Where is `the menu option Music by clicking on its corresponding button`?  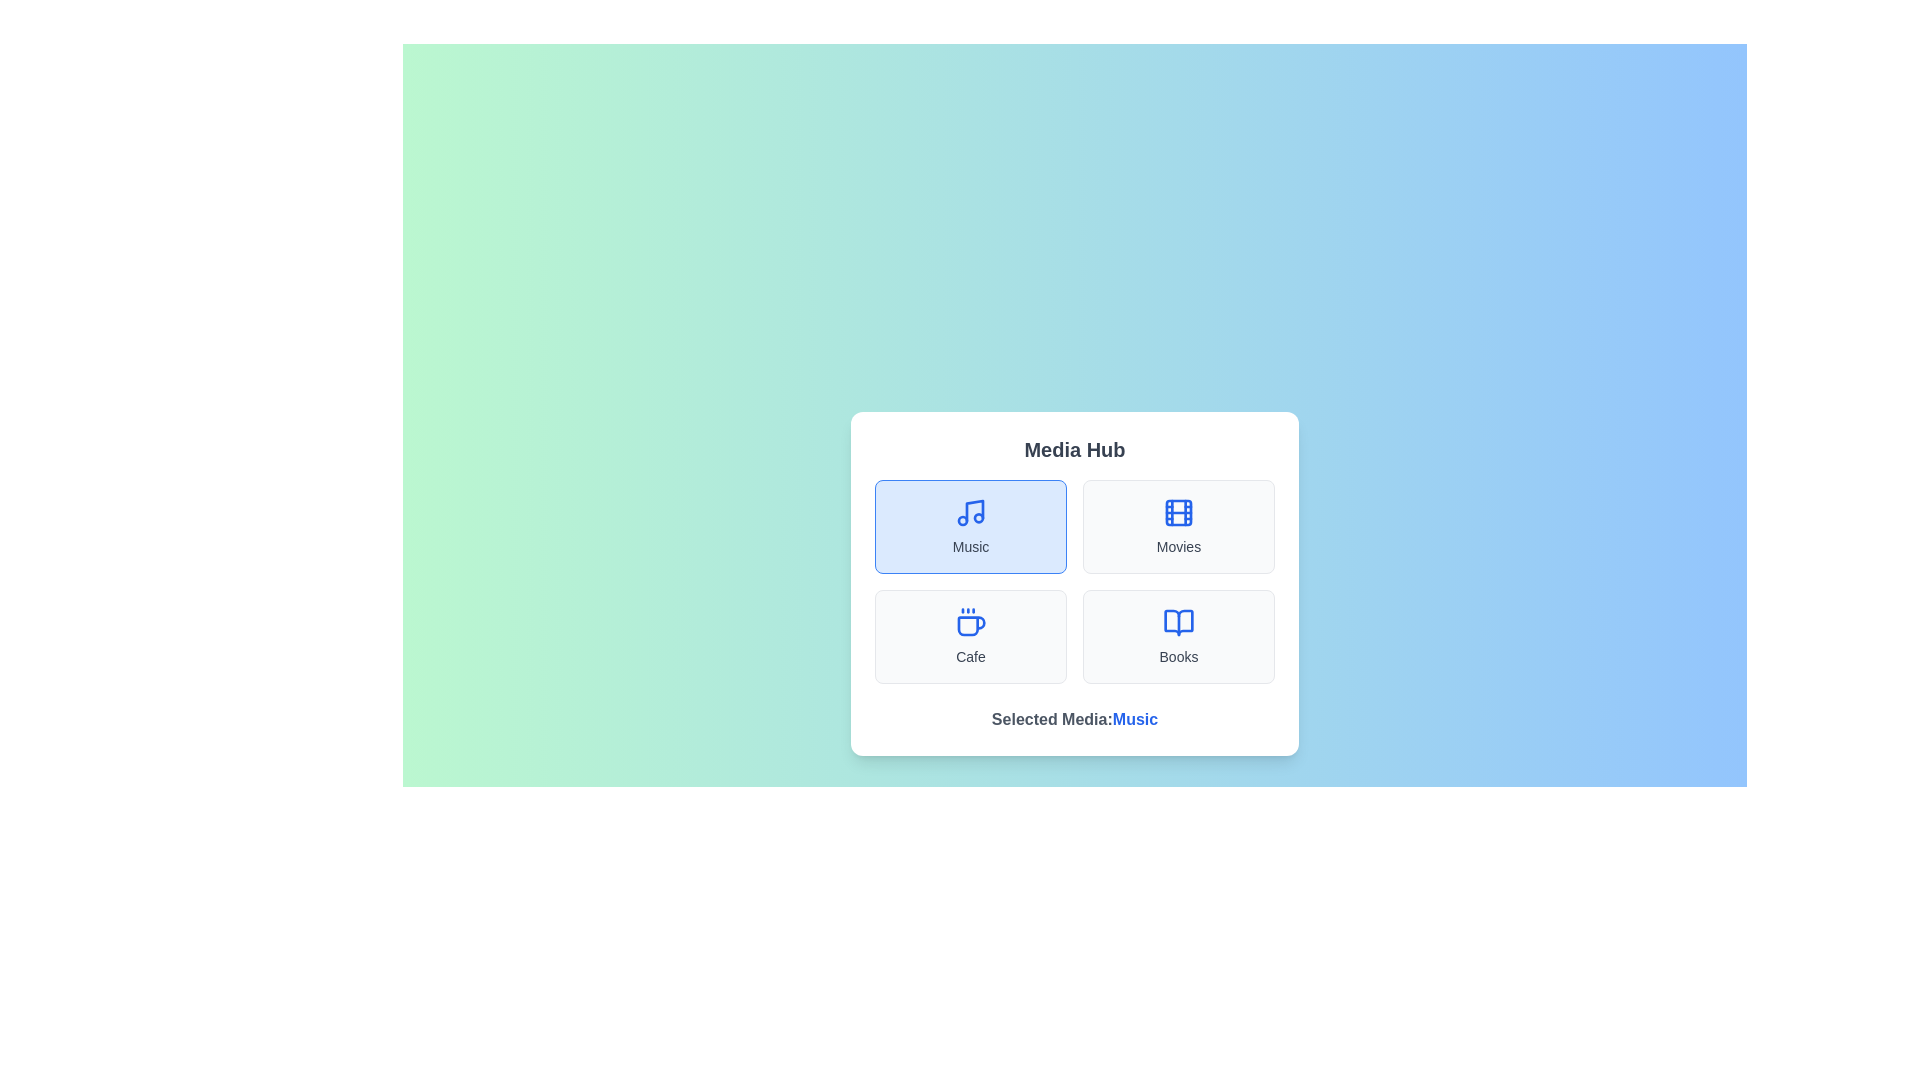
the menu option Music by clicking on its corresponding button is located at coordinates (970, 526).